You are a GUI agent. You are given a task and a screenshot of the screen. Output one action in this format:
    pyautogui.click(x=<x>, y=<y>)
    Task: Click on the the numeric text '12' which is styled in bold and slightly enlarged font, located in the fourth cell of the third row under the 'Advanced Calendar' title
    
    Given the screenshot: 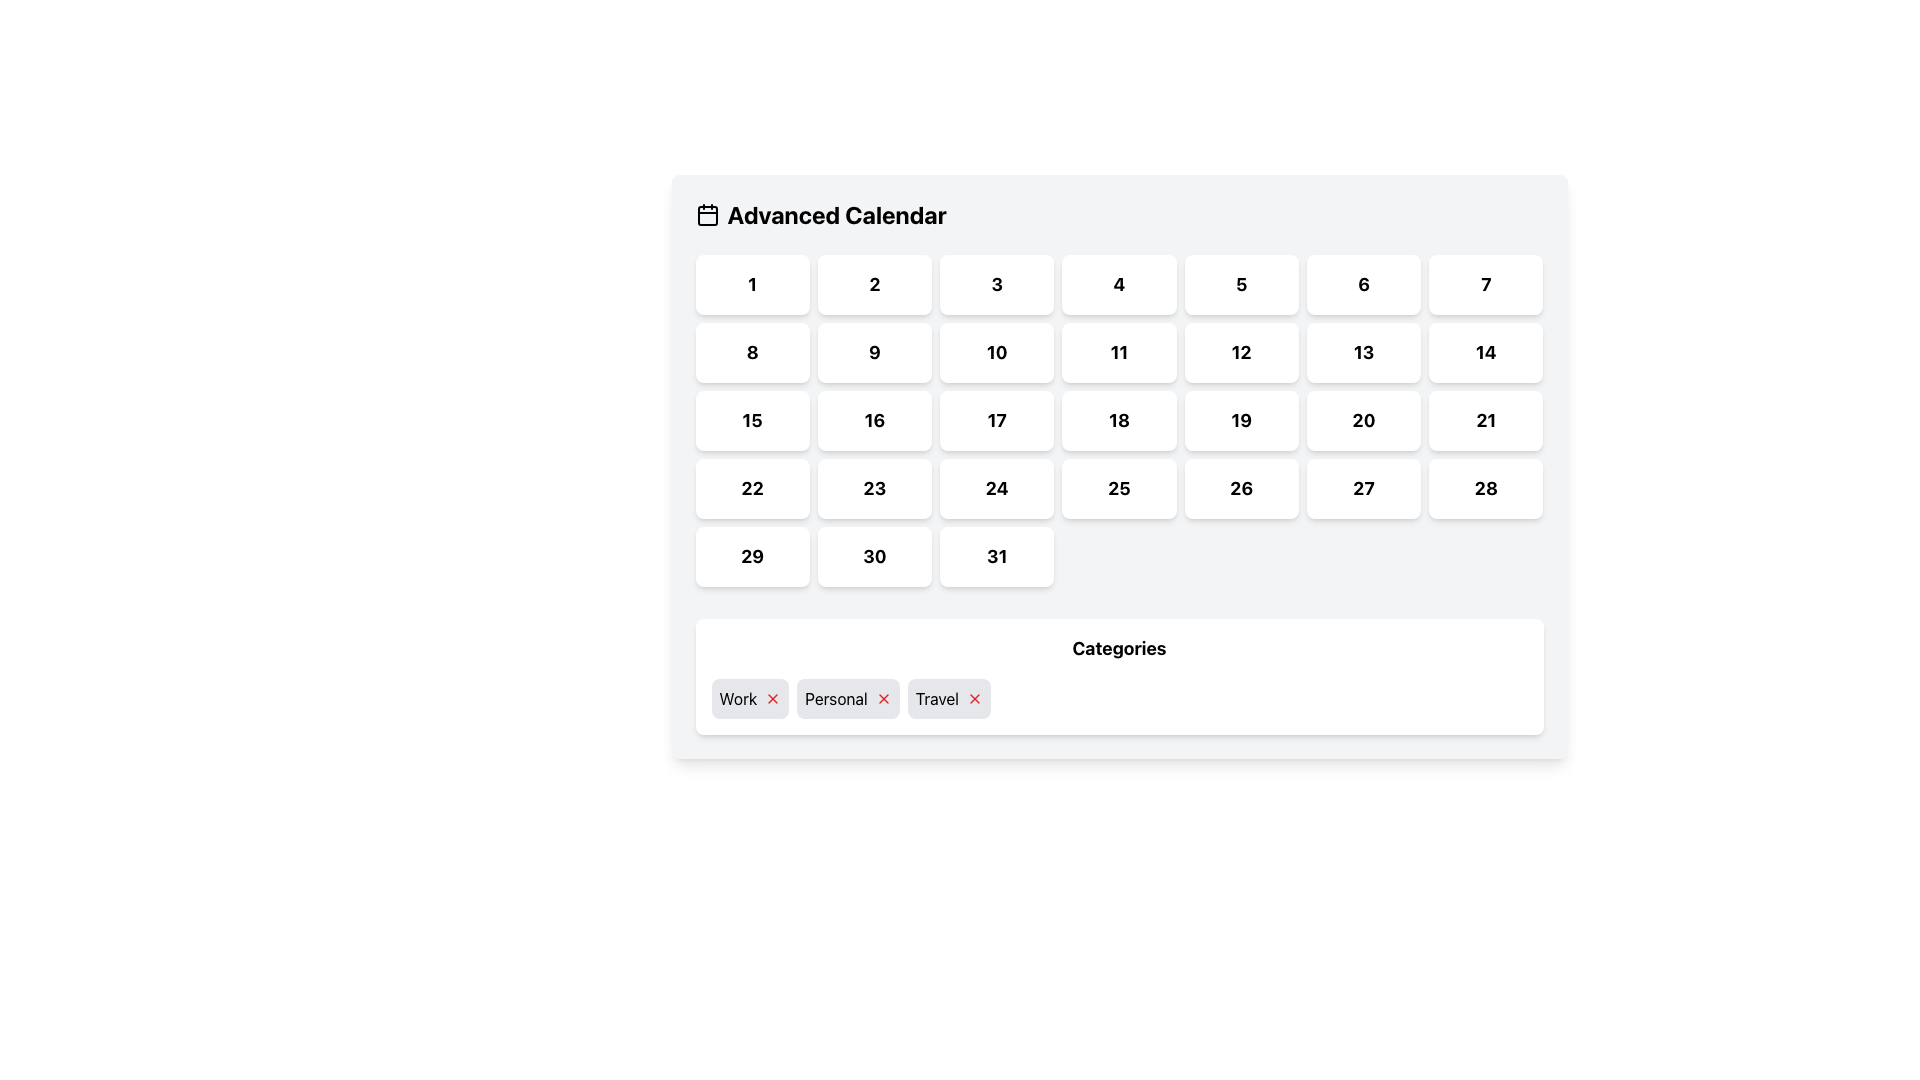 What is the action you would take?
    pyautogui.click(x=1240, y=351)
    